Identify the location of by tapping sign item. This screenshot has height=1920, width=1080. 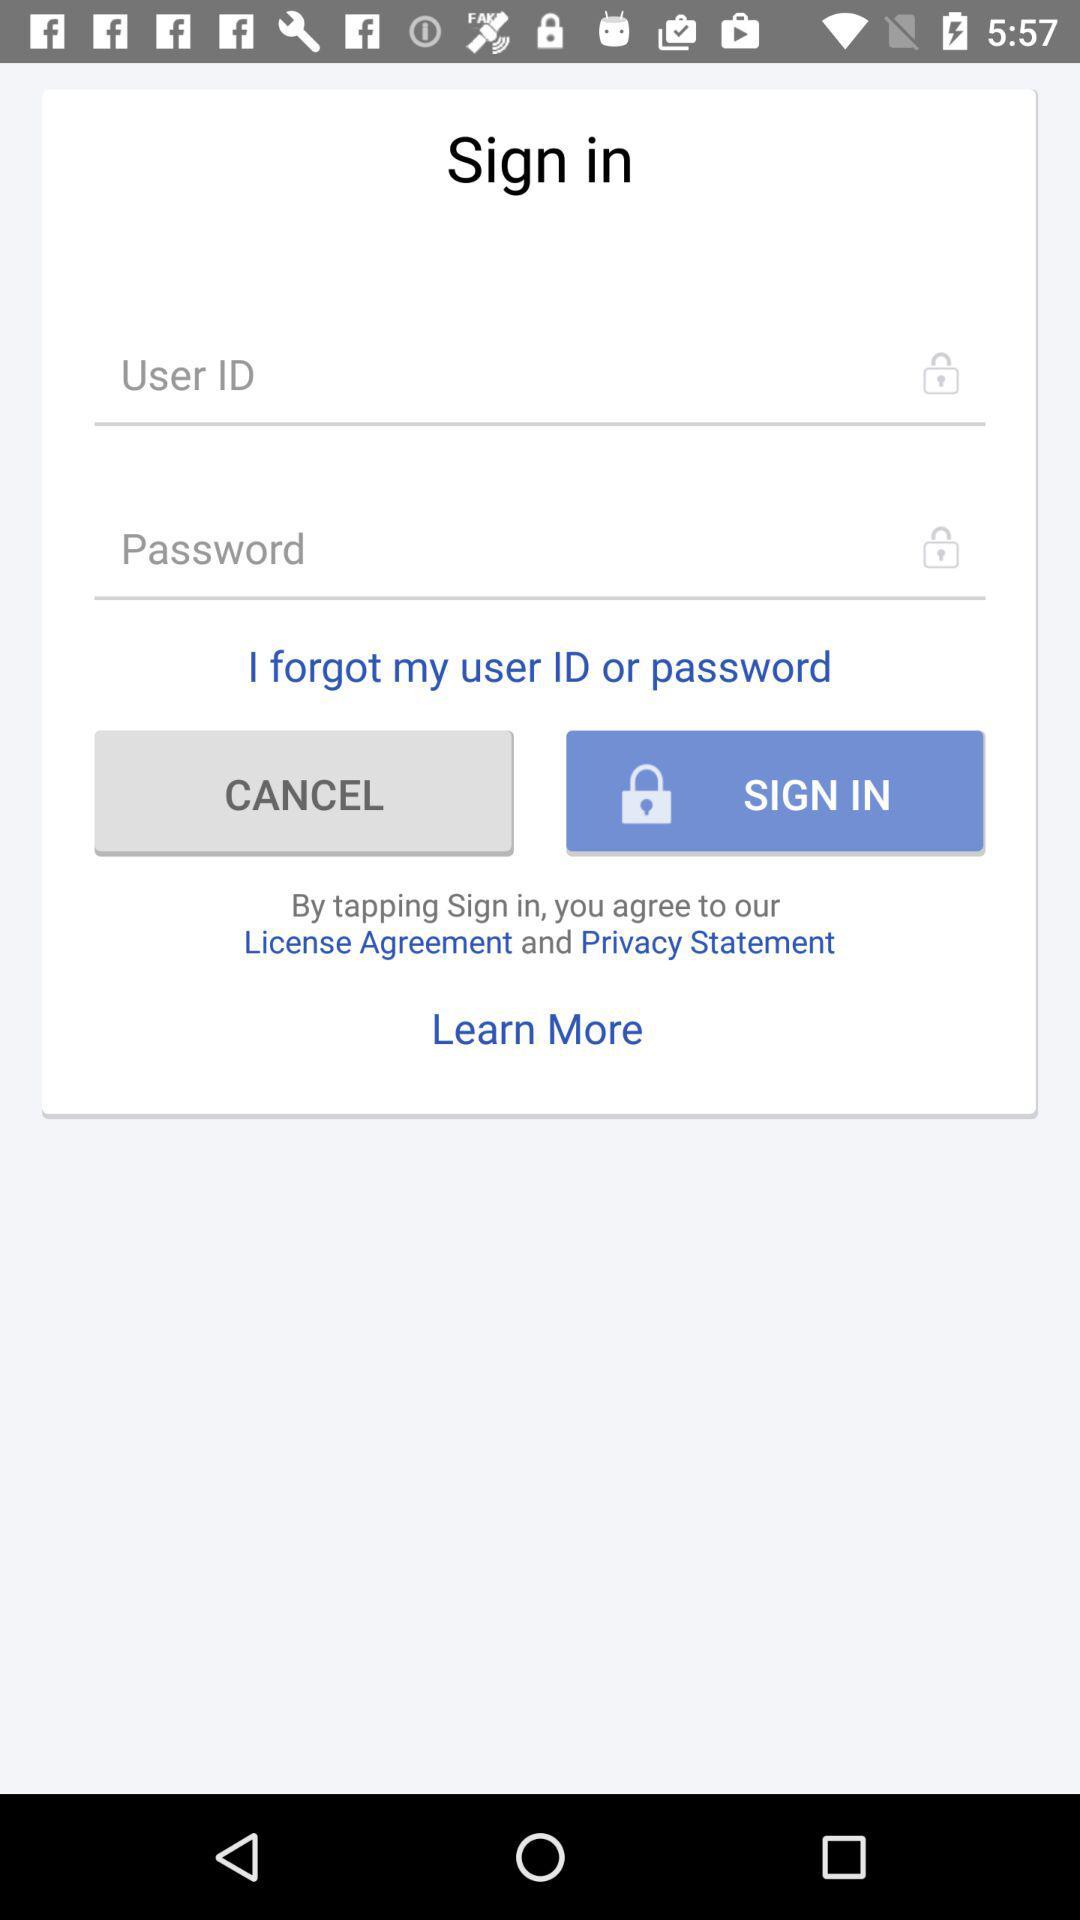
(538, 921).